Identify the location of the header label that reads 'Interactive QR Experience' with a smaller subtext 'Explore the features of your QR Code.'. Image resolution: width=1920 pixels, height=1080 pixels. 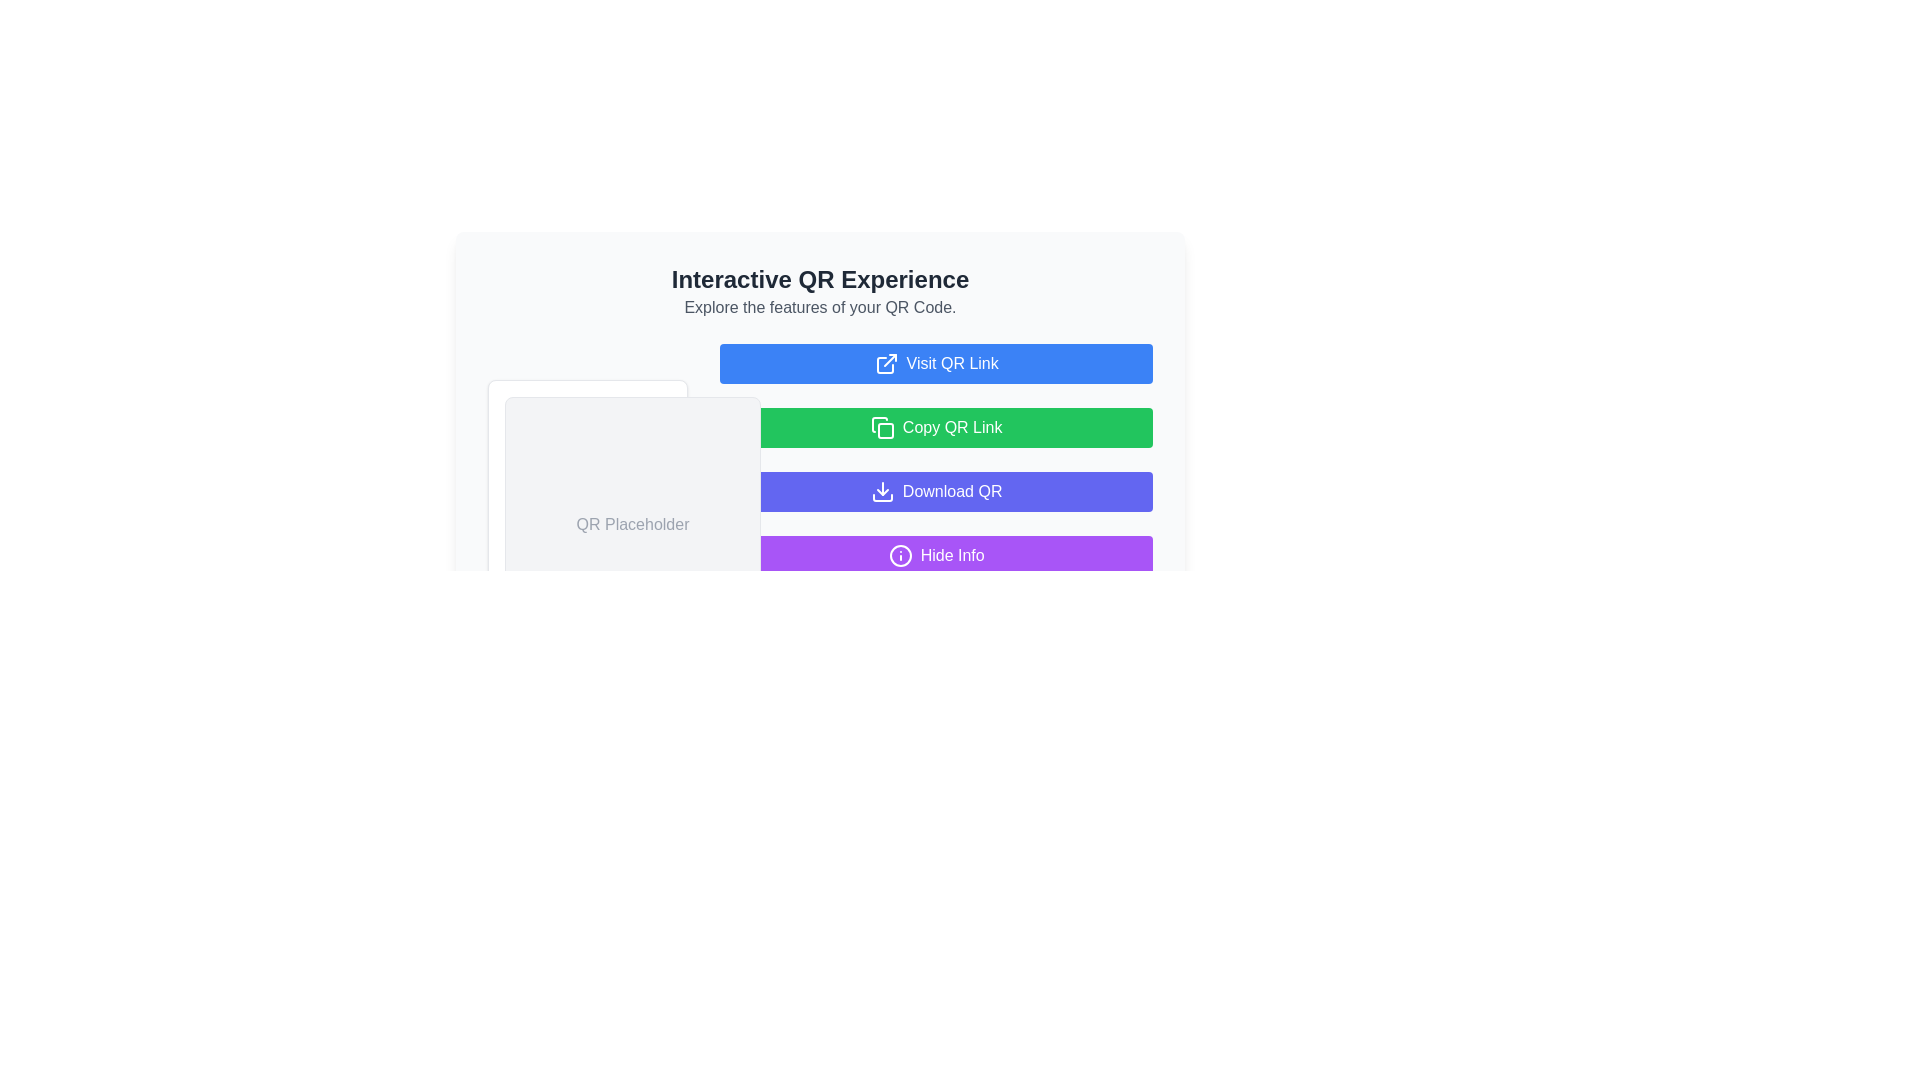
(820, 292).